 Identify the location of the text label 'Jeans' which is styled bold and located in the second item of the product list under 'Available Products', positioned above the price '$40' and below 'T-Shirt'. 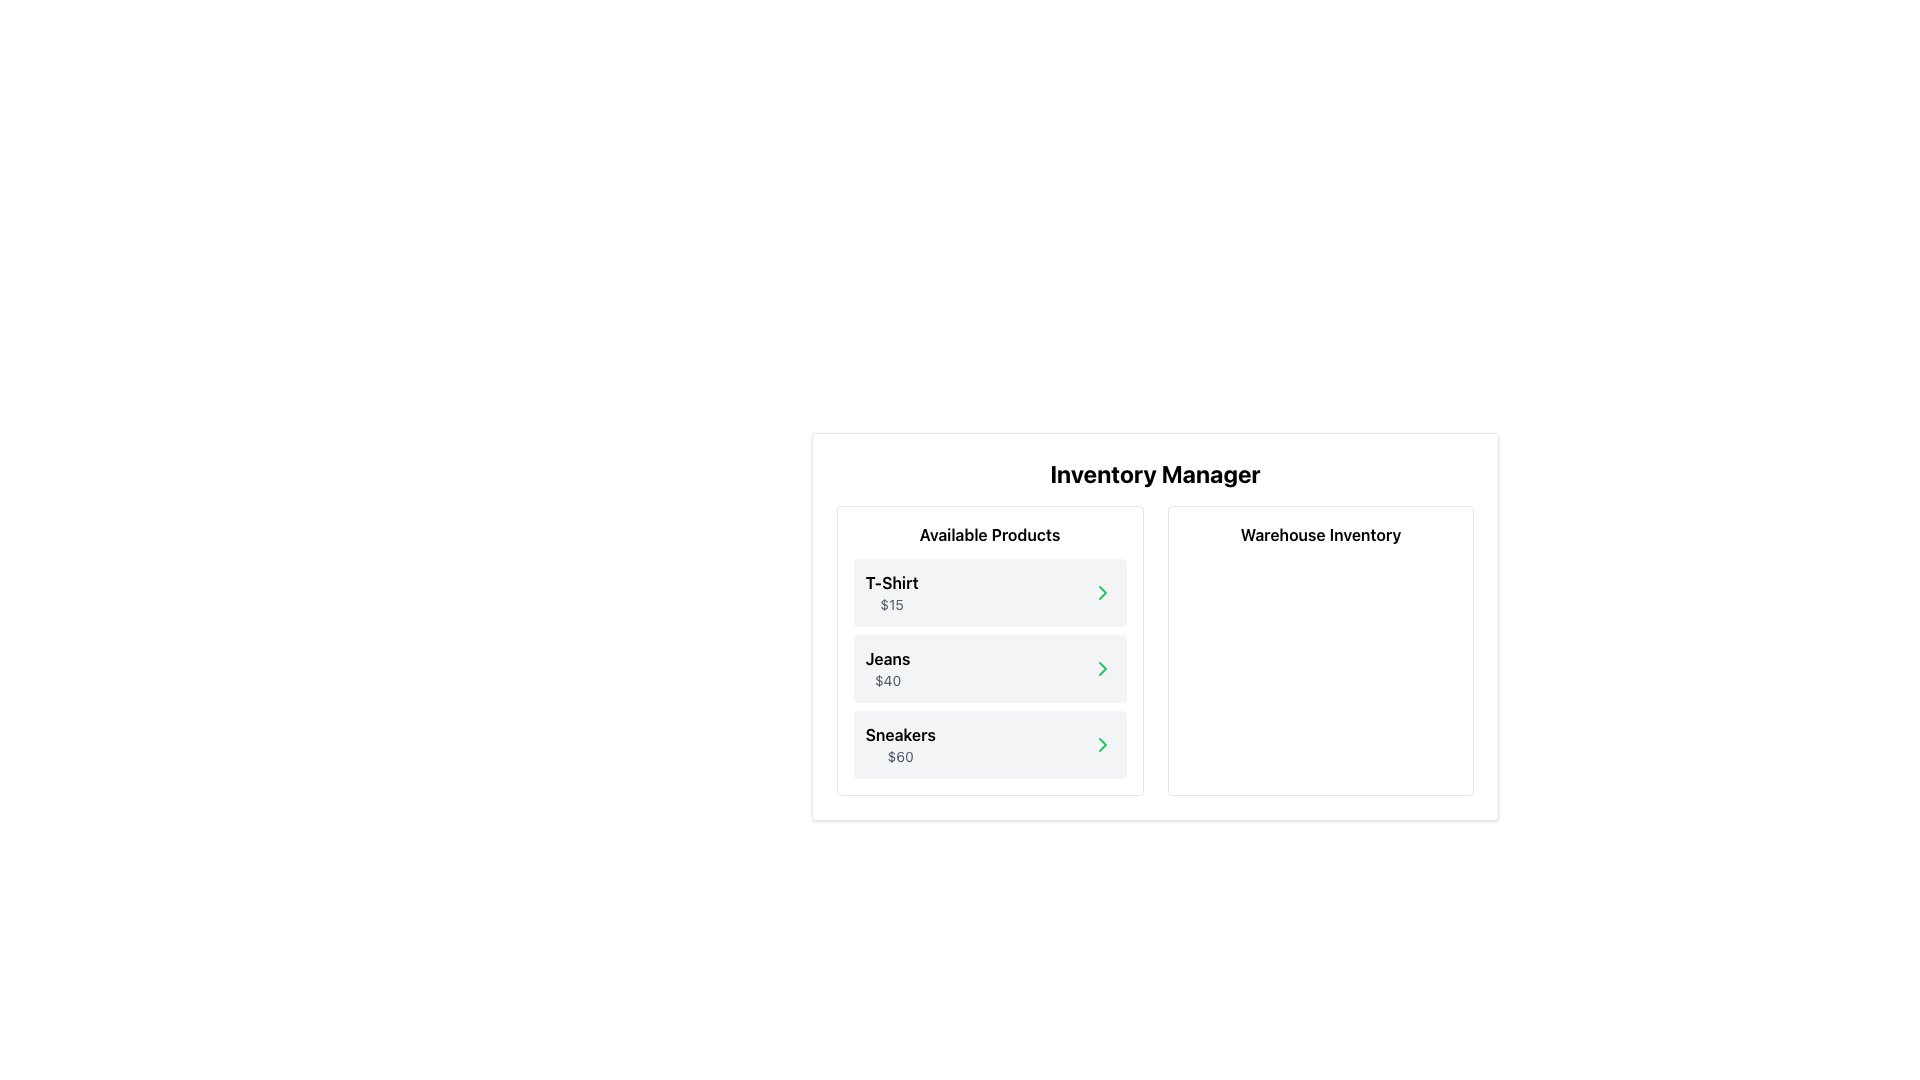
(887, 659).